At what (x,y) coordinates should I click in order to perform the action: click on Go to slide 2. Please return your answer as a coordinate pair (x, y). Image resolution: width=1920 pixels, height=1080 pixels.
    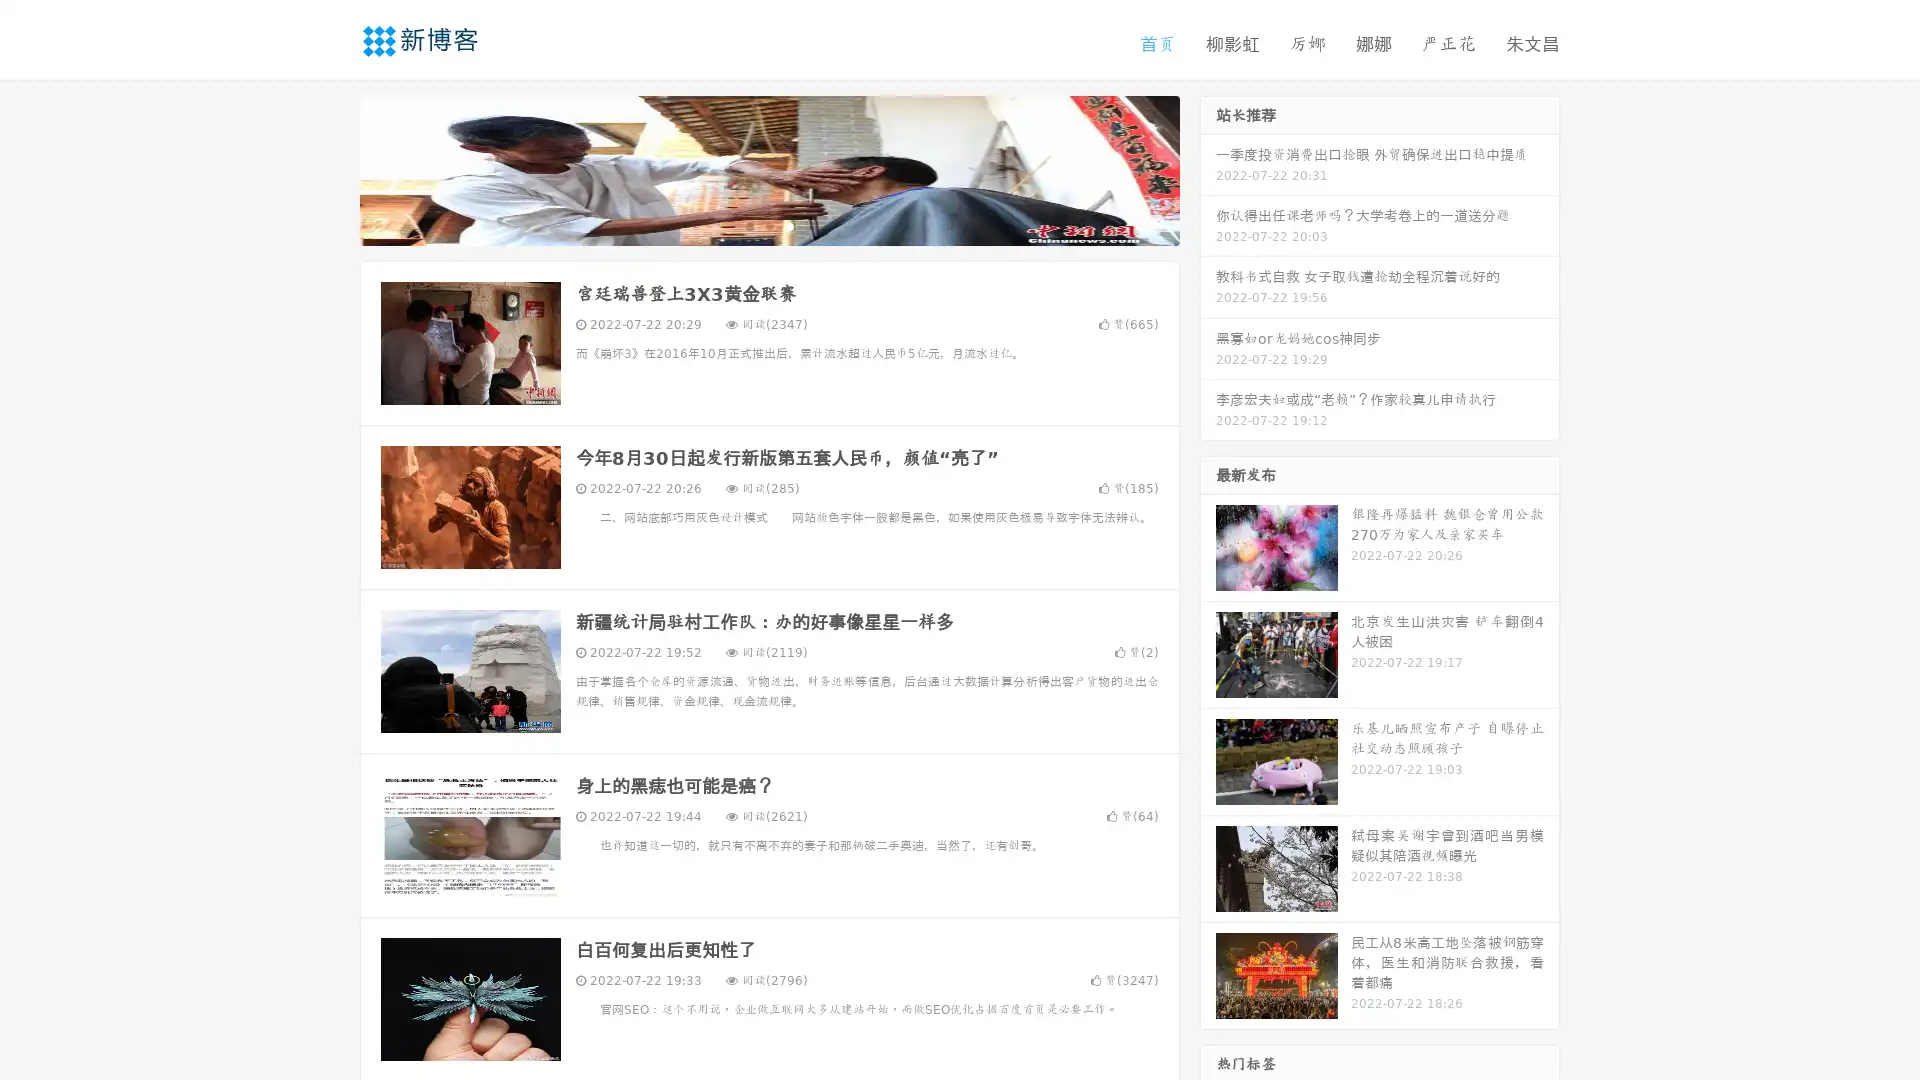
    Looking at the image, I should click on (768, 225).